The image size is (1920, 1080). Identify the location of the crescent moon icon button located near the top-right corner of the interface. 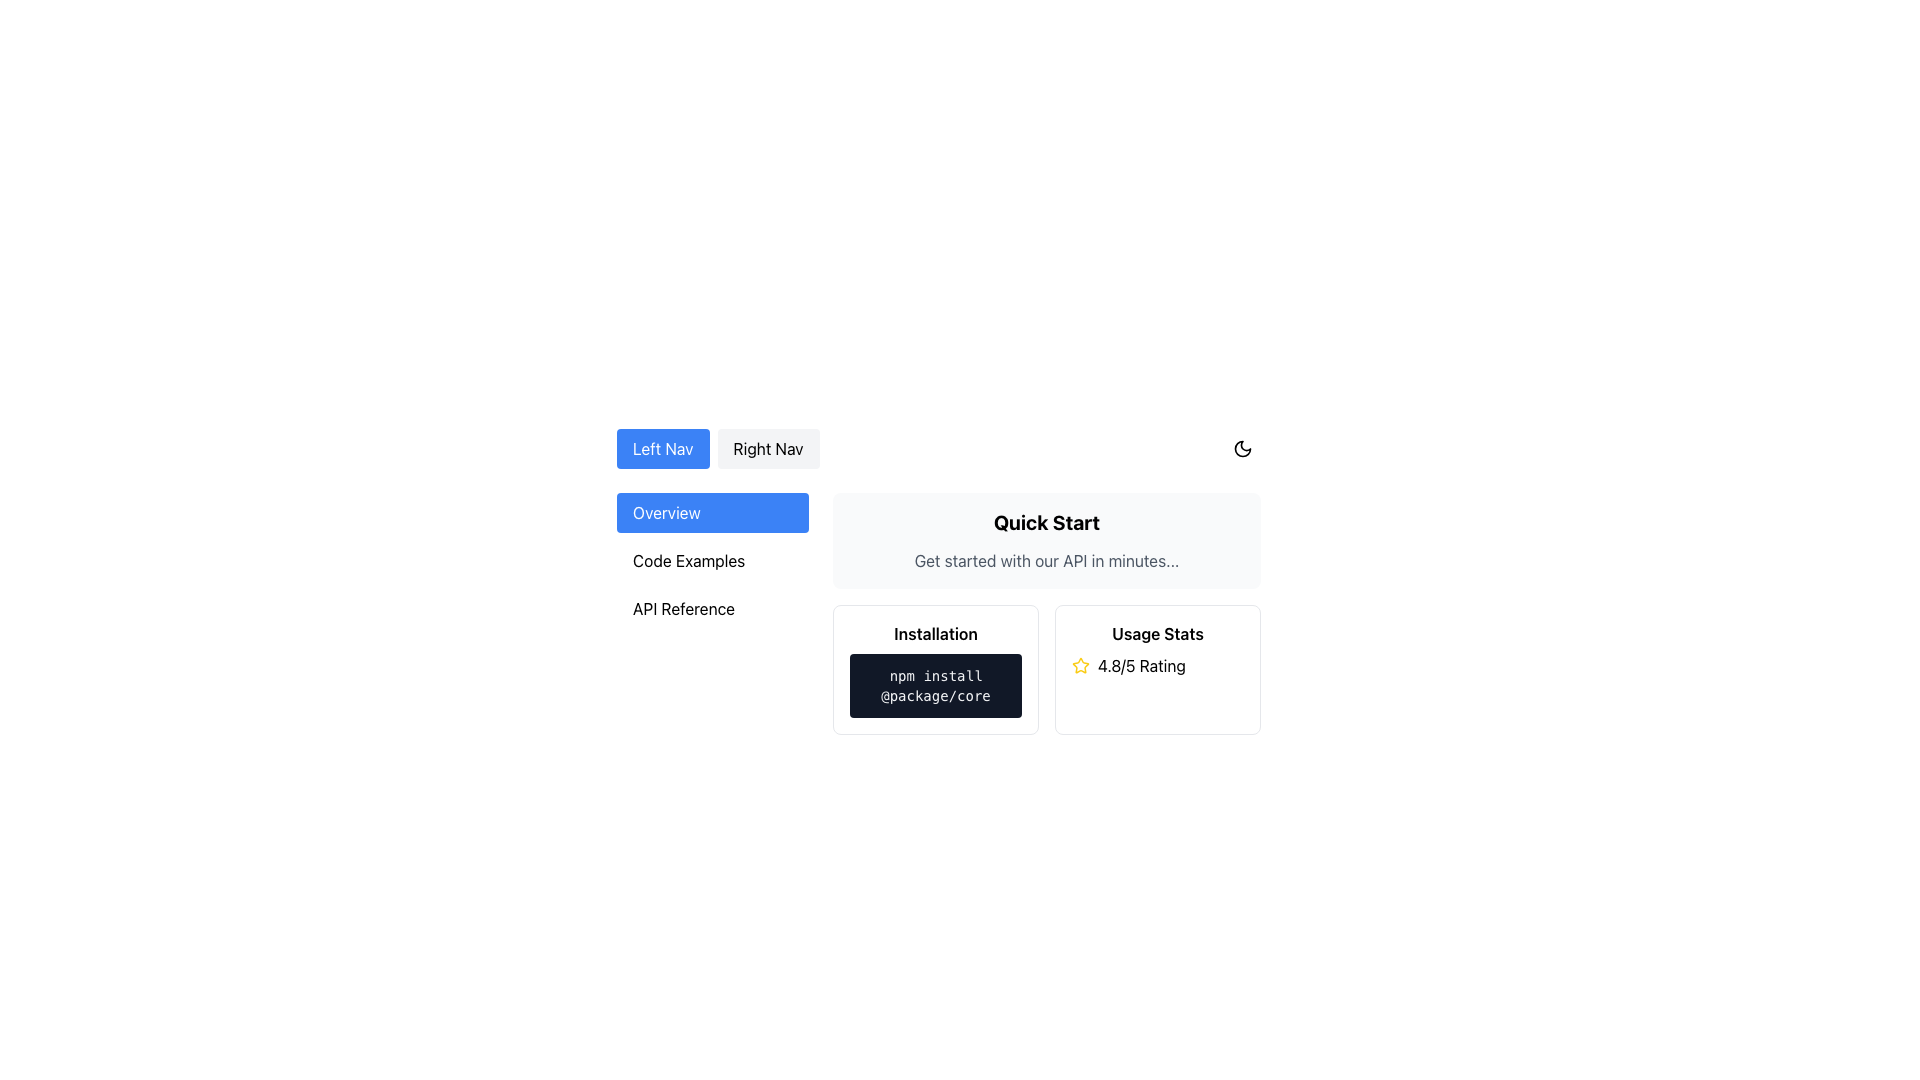
(1242, 447).